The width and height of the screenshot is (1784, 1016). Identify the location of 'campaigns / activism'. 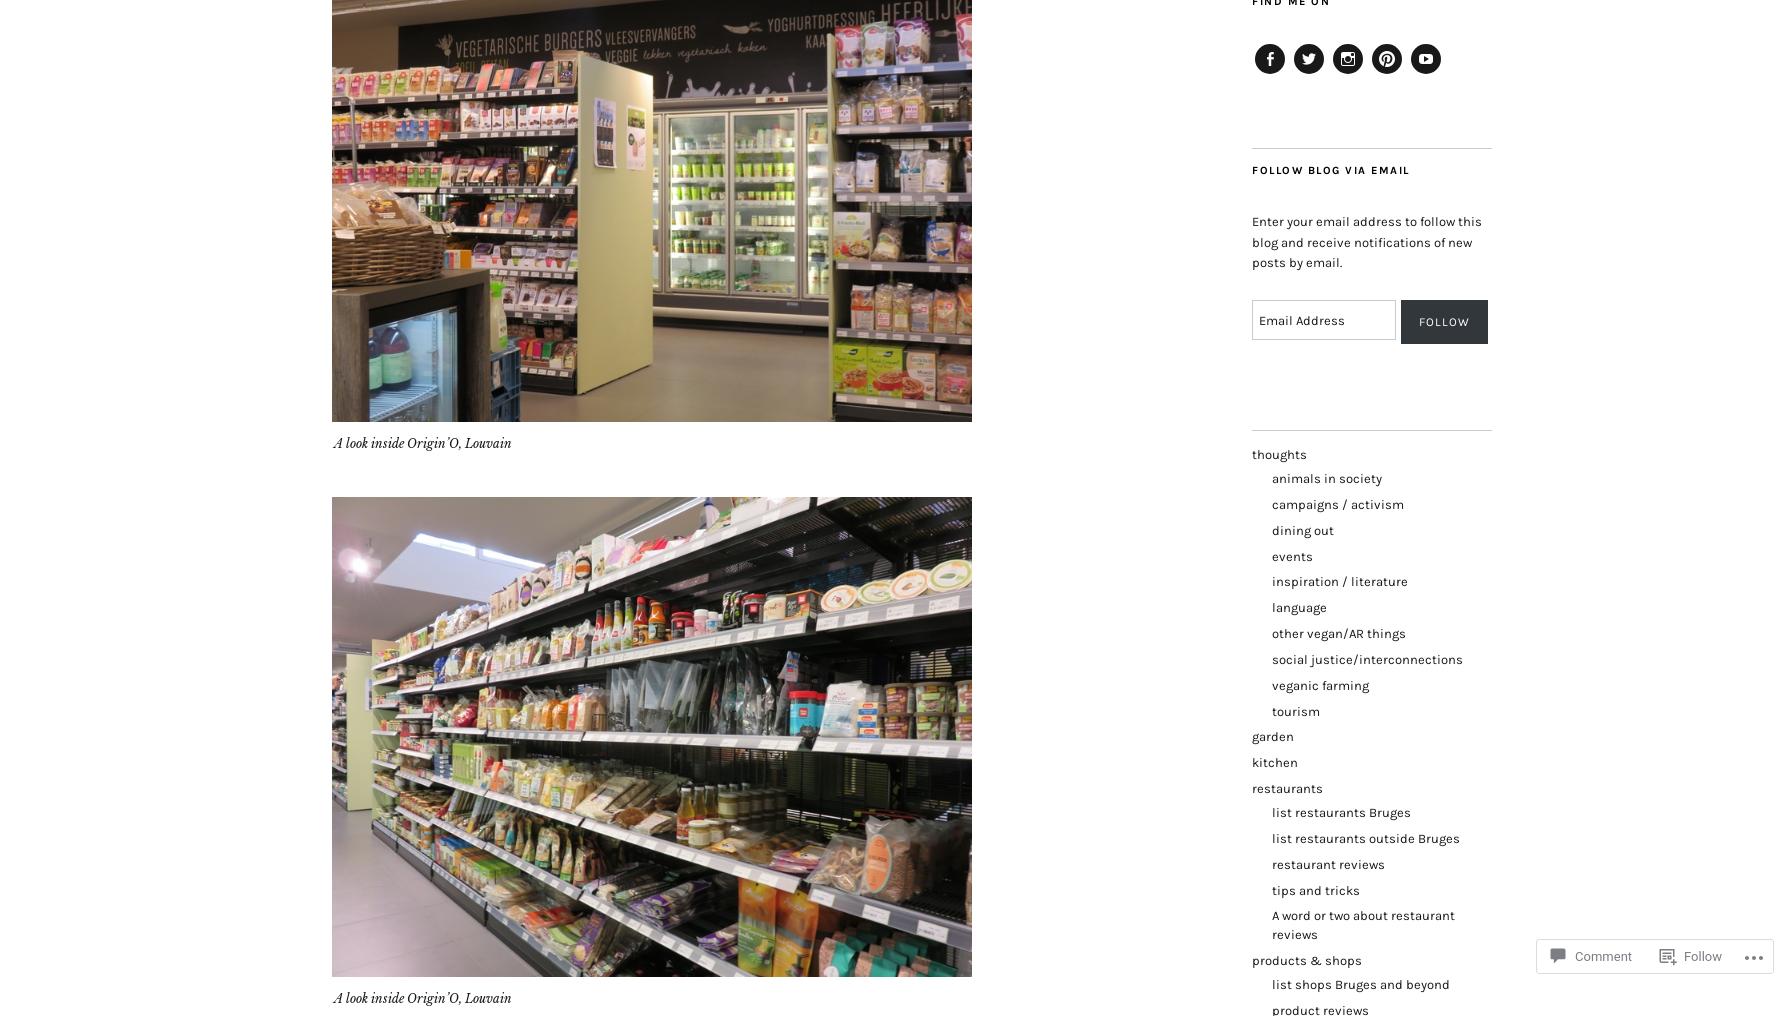
(1338, 503).